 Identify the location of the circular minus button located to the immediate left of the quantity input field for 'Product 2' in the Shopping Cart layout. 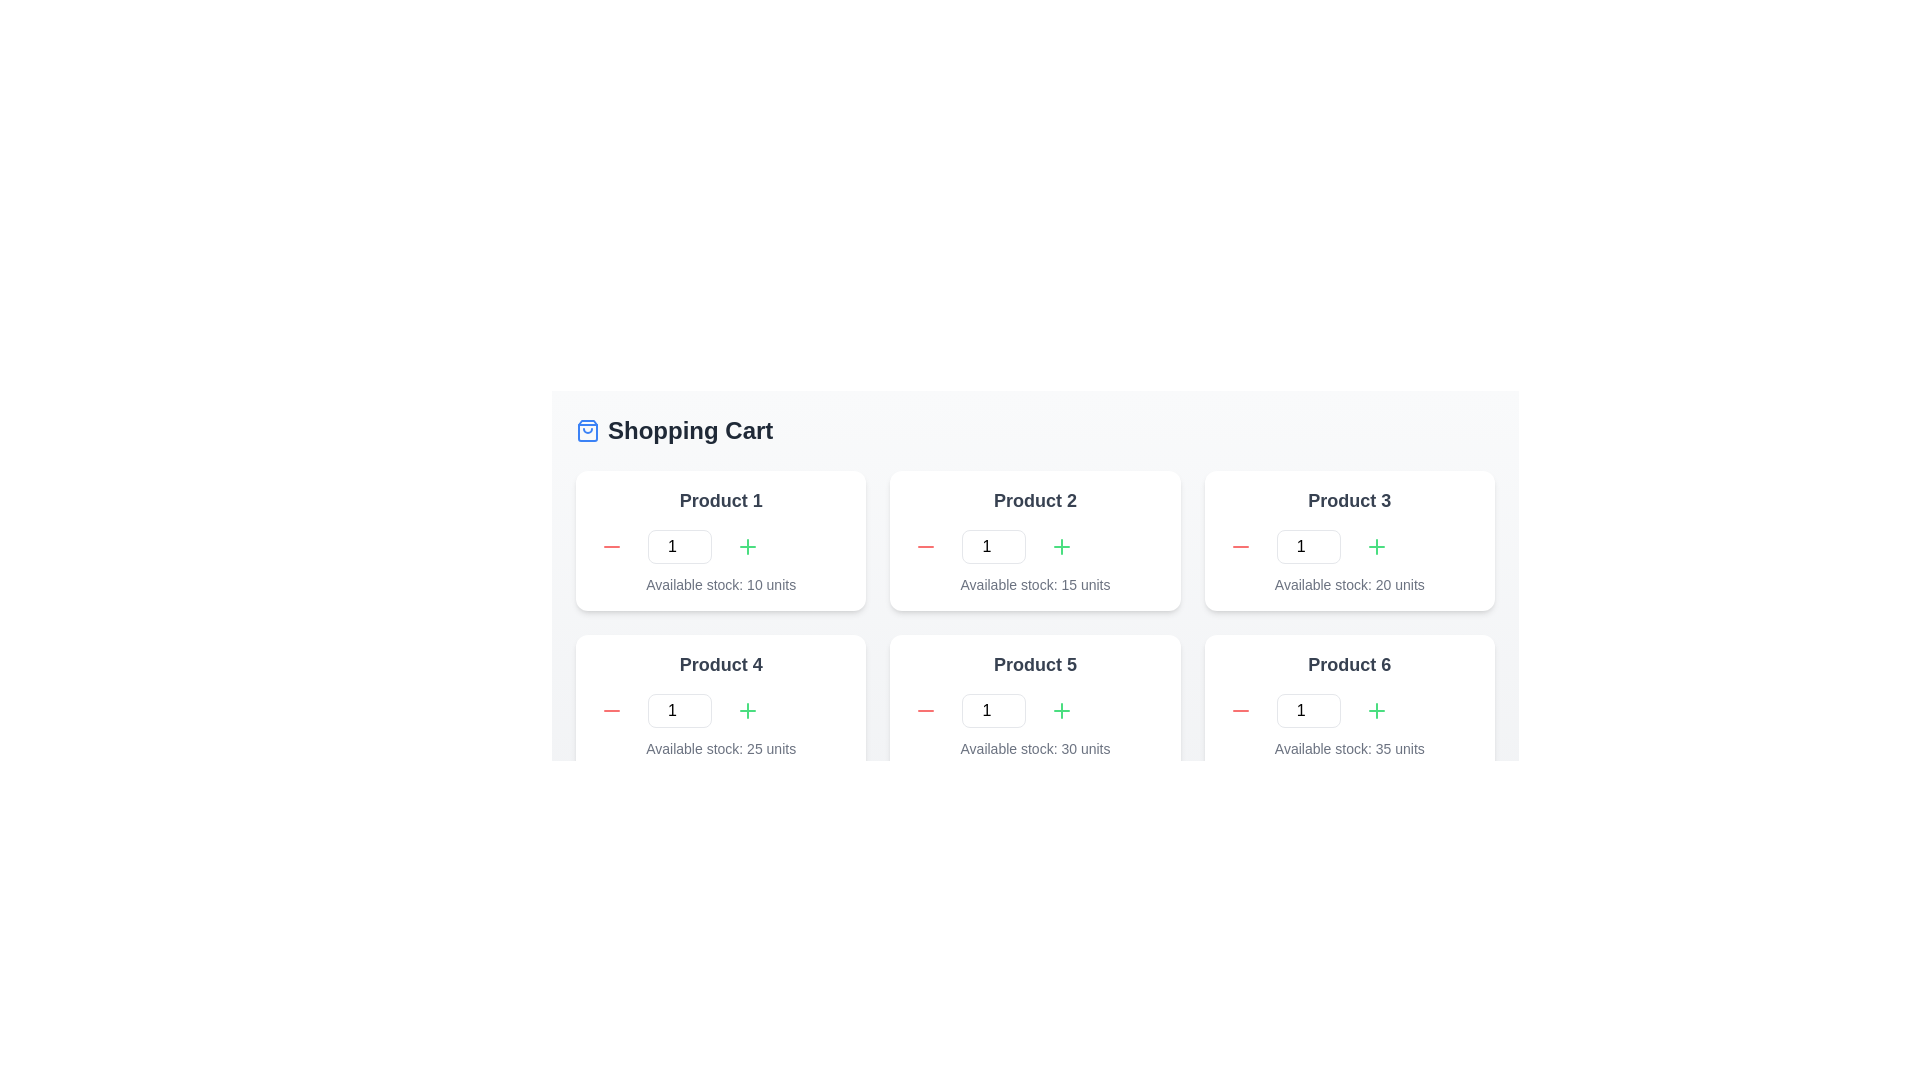
(925, 547).